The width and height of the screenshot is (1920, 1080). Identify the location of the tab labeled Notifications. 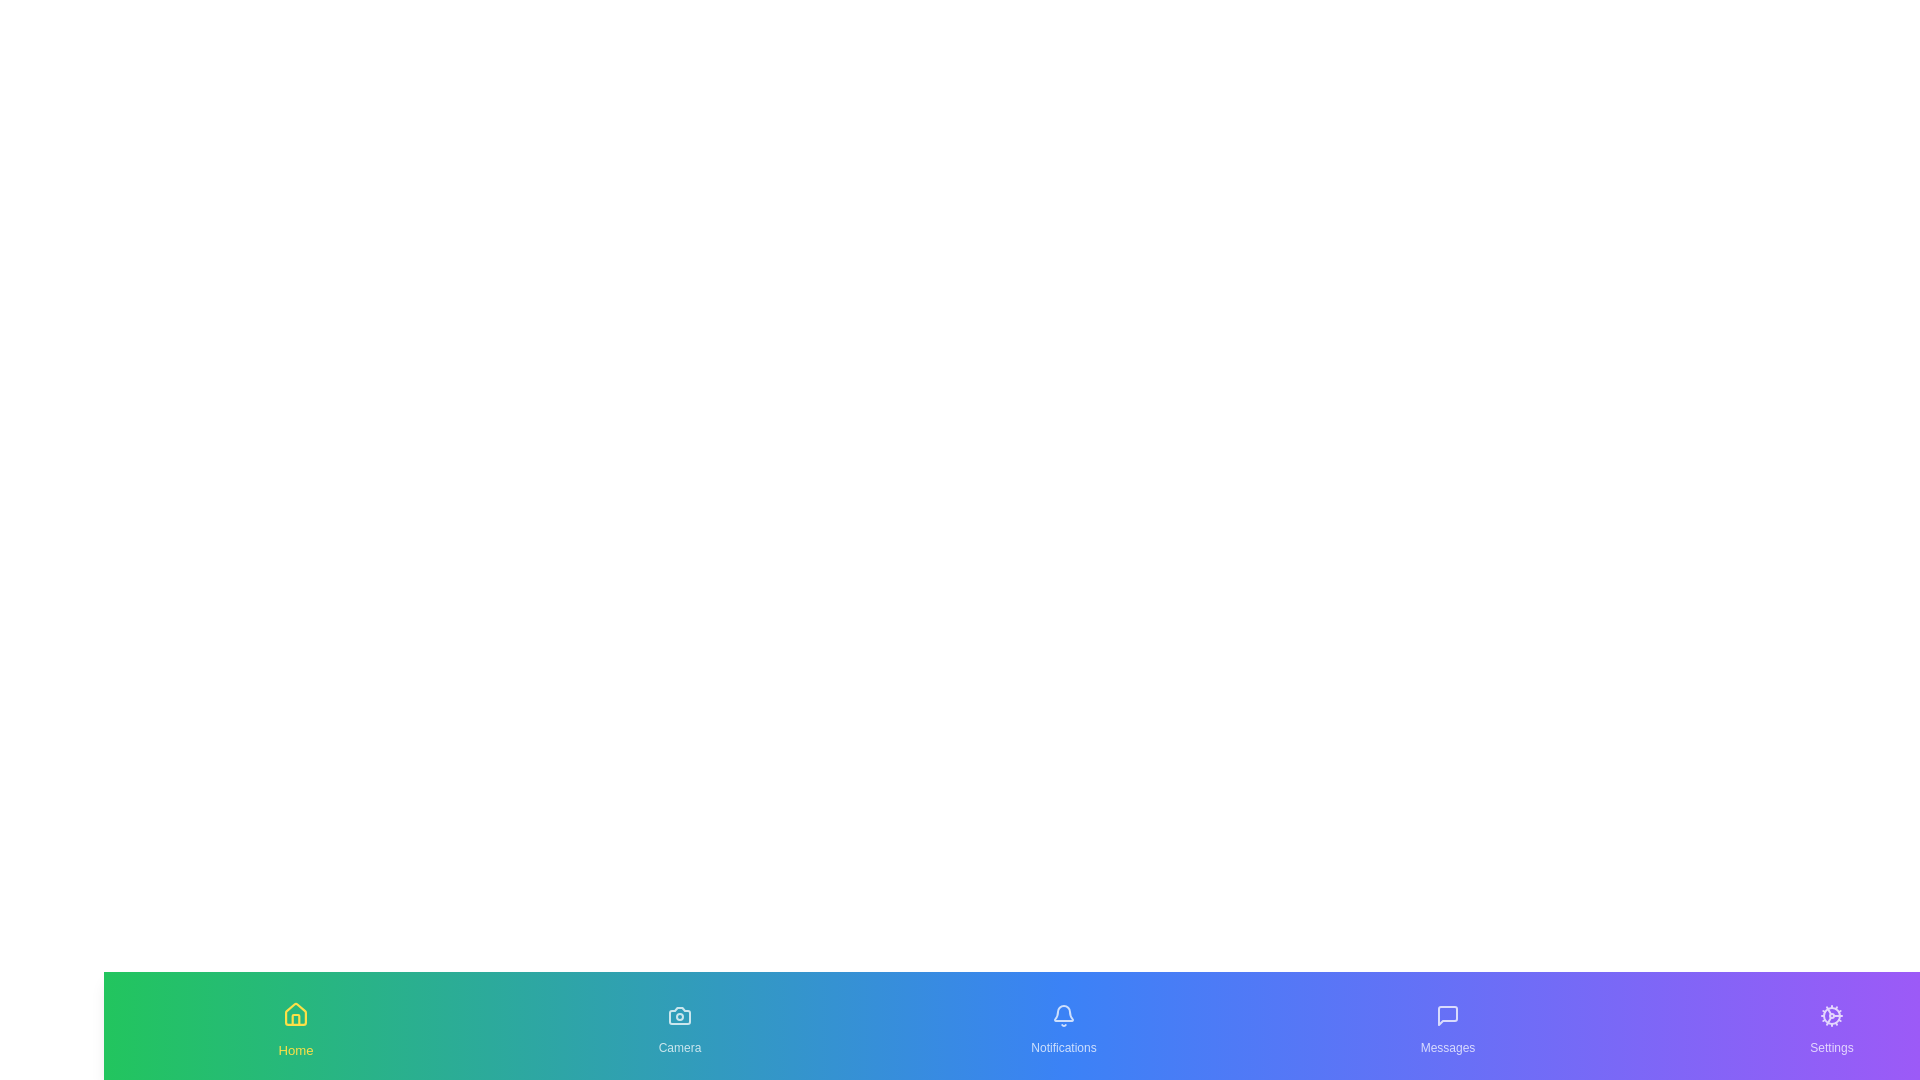
(1063, 1026).